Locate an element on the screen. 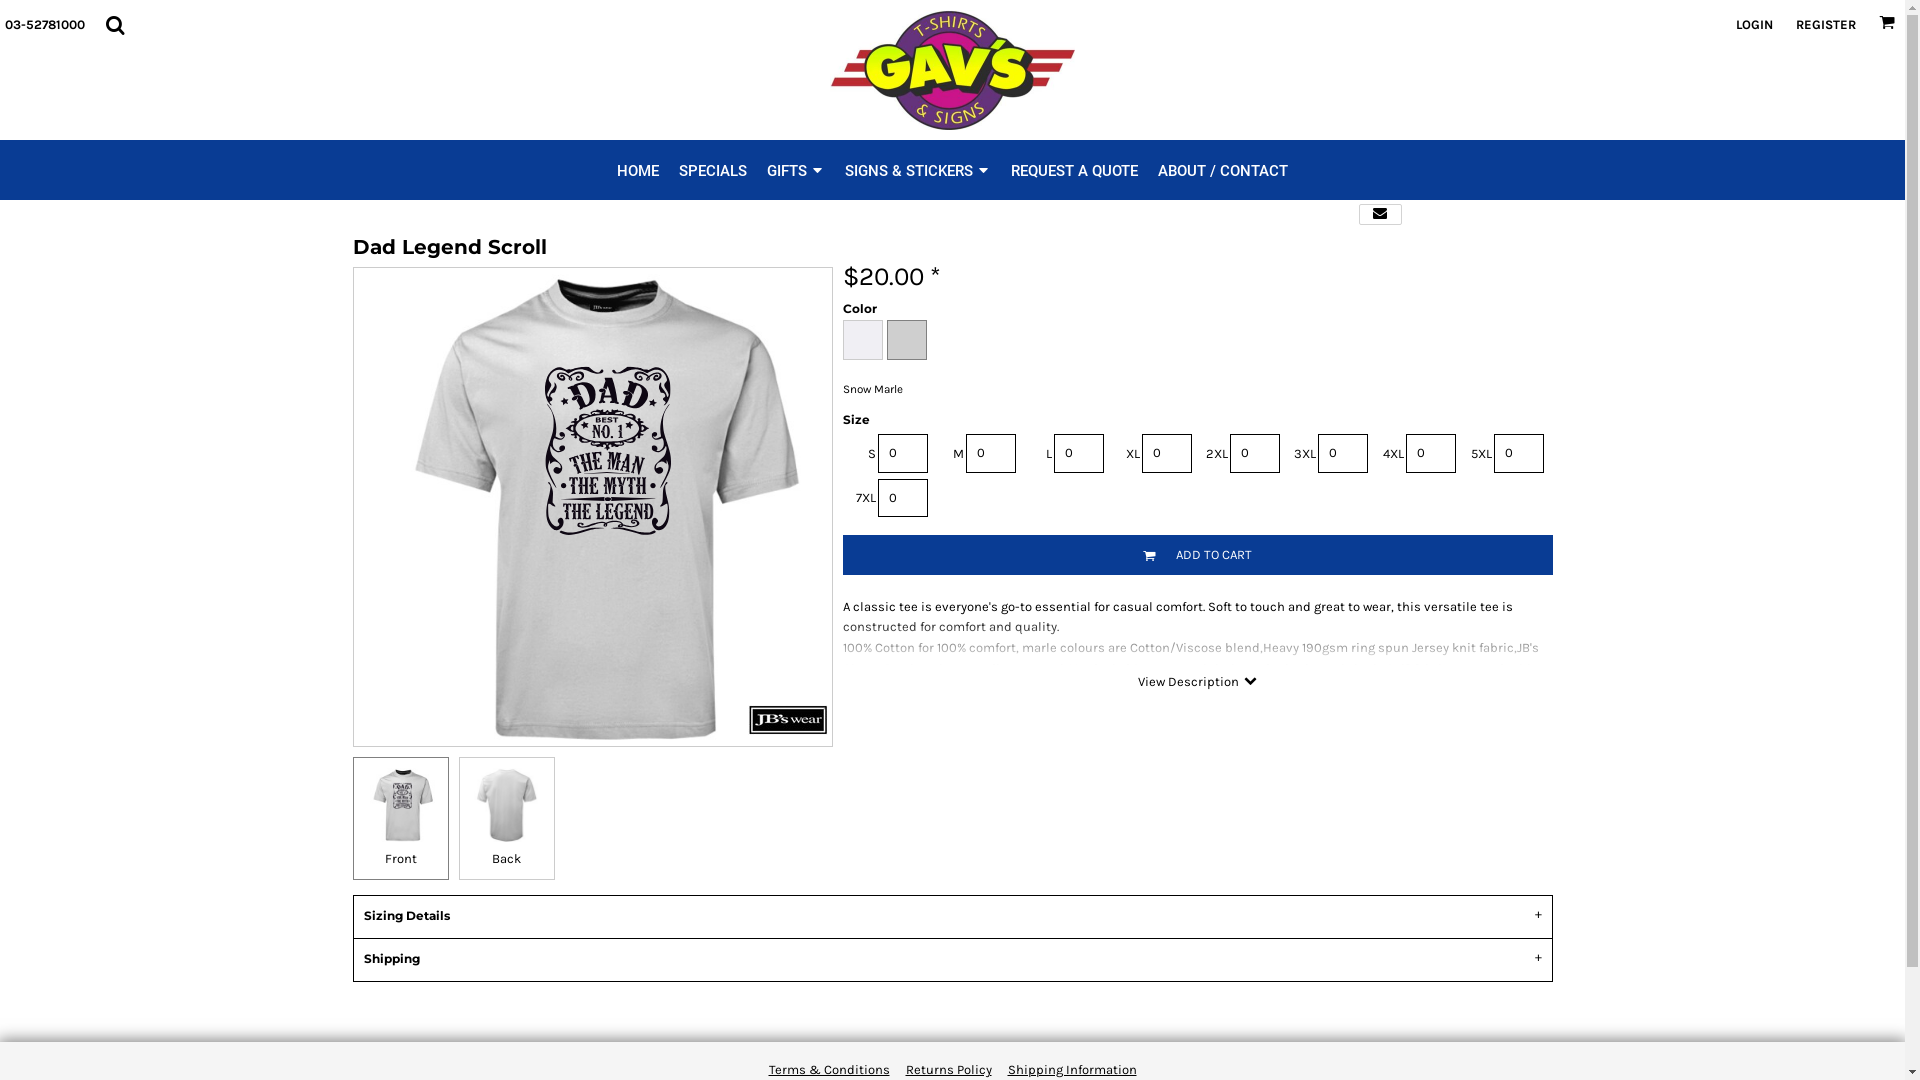  'Snow Marle' is located at coordinates (905, 338).